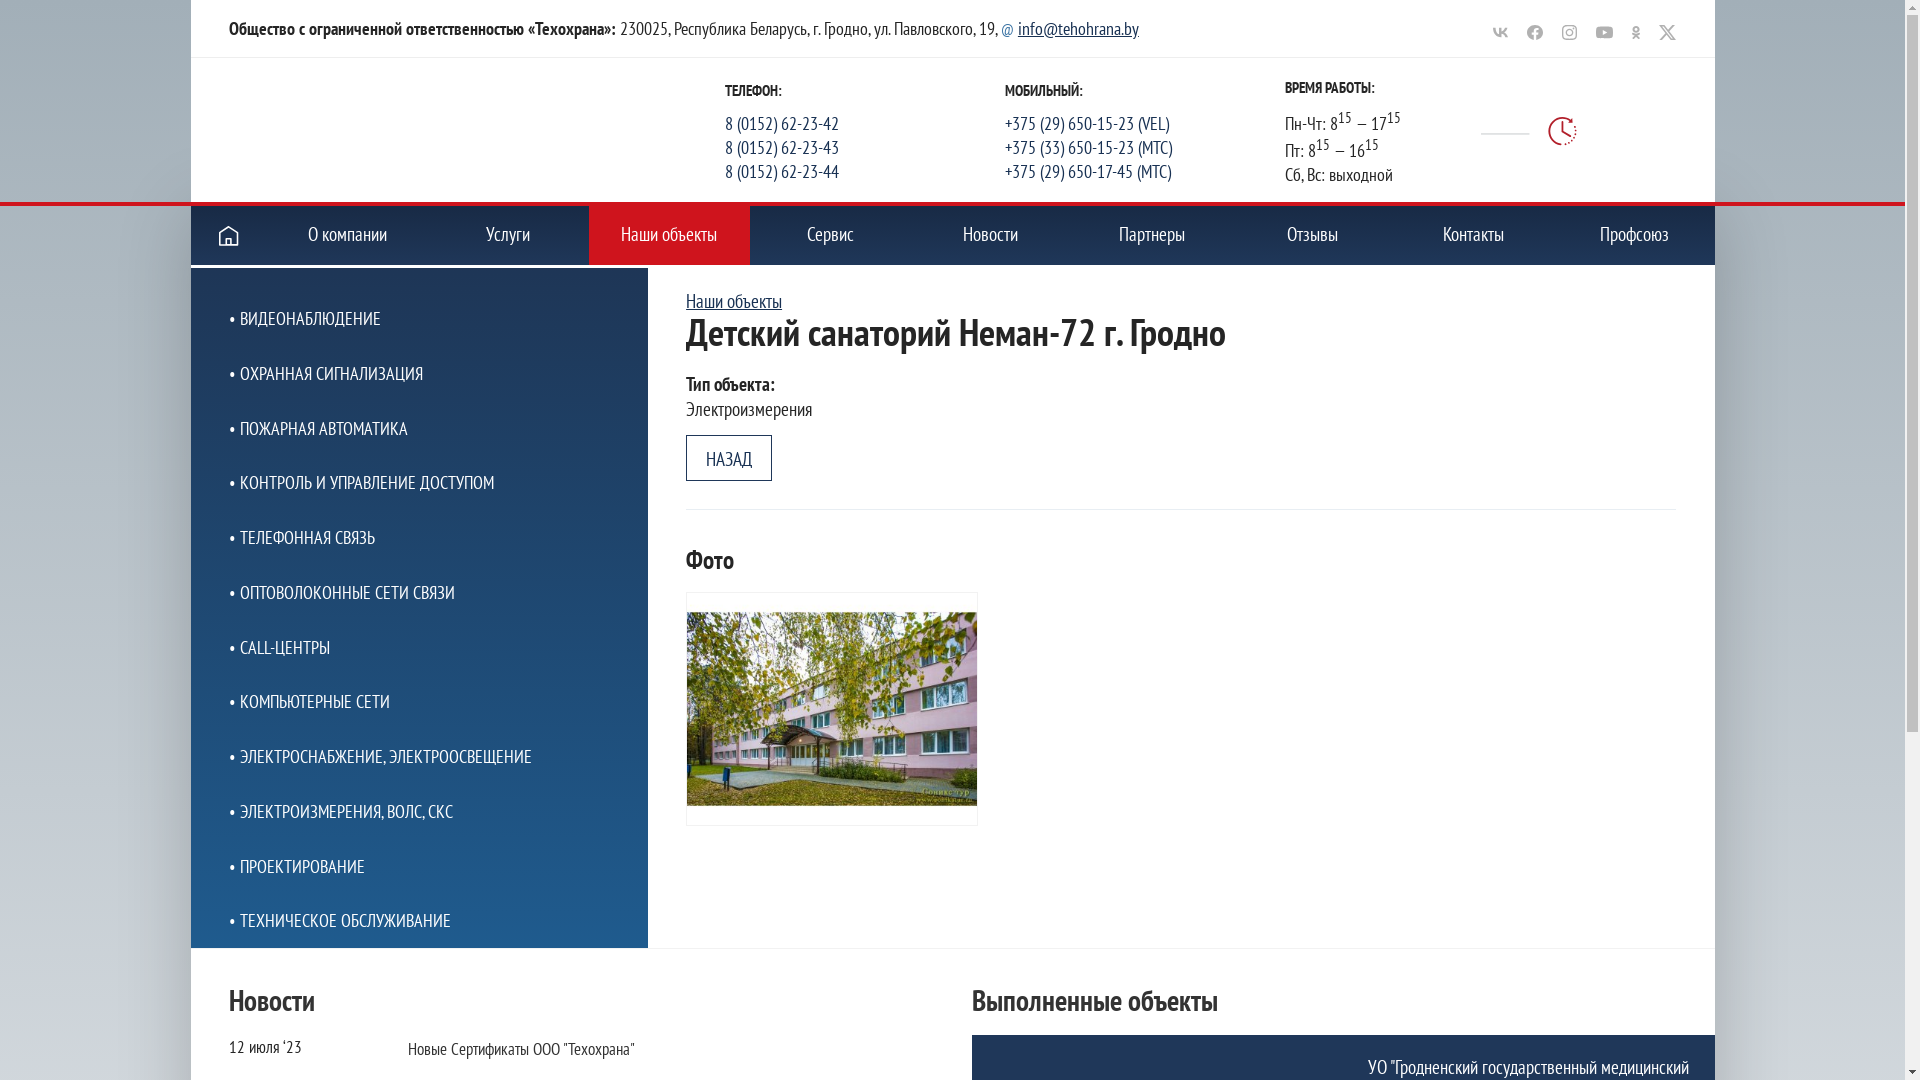 Image resolution: width=1920 pixels, height=1080 pixels. I want to click on '8 (0152) 62-23-42', so click(864, 123).